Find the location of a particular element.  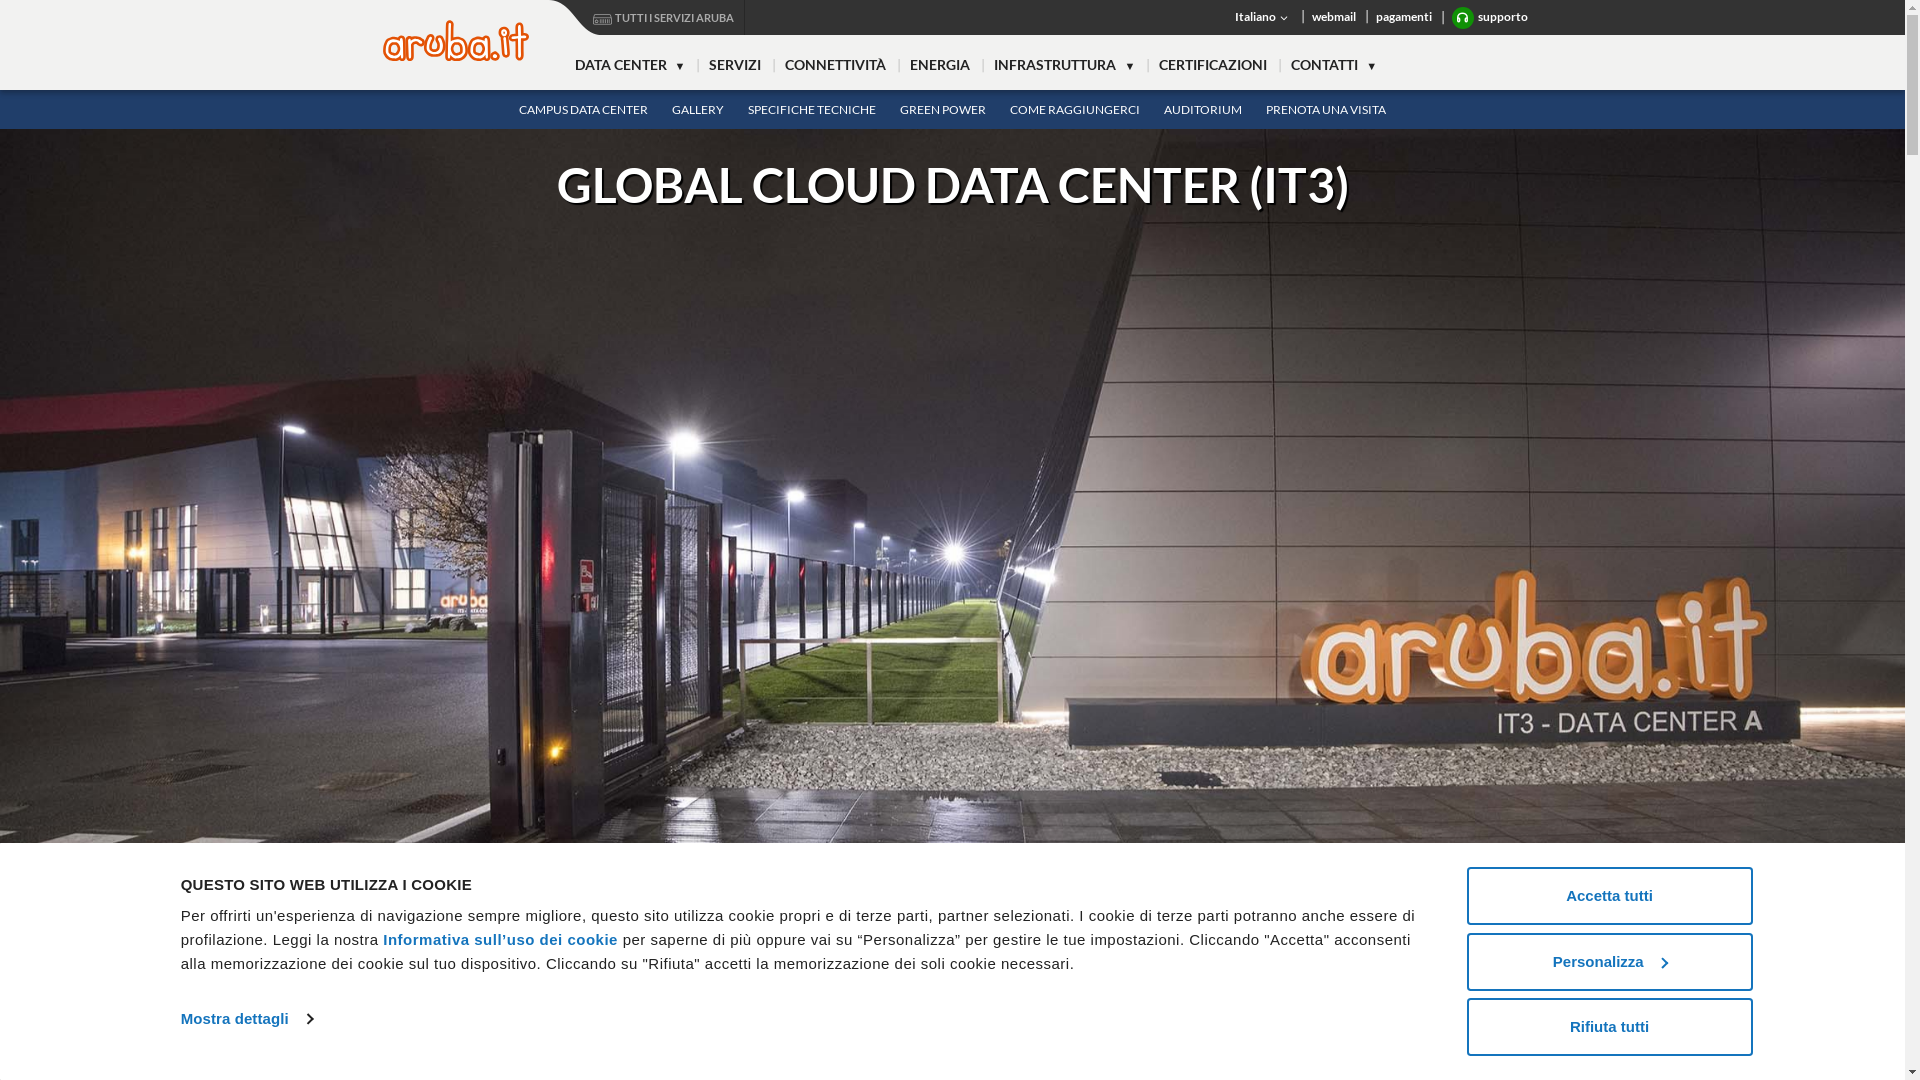

'Personalizza' is located at coordinates (1608, 959).